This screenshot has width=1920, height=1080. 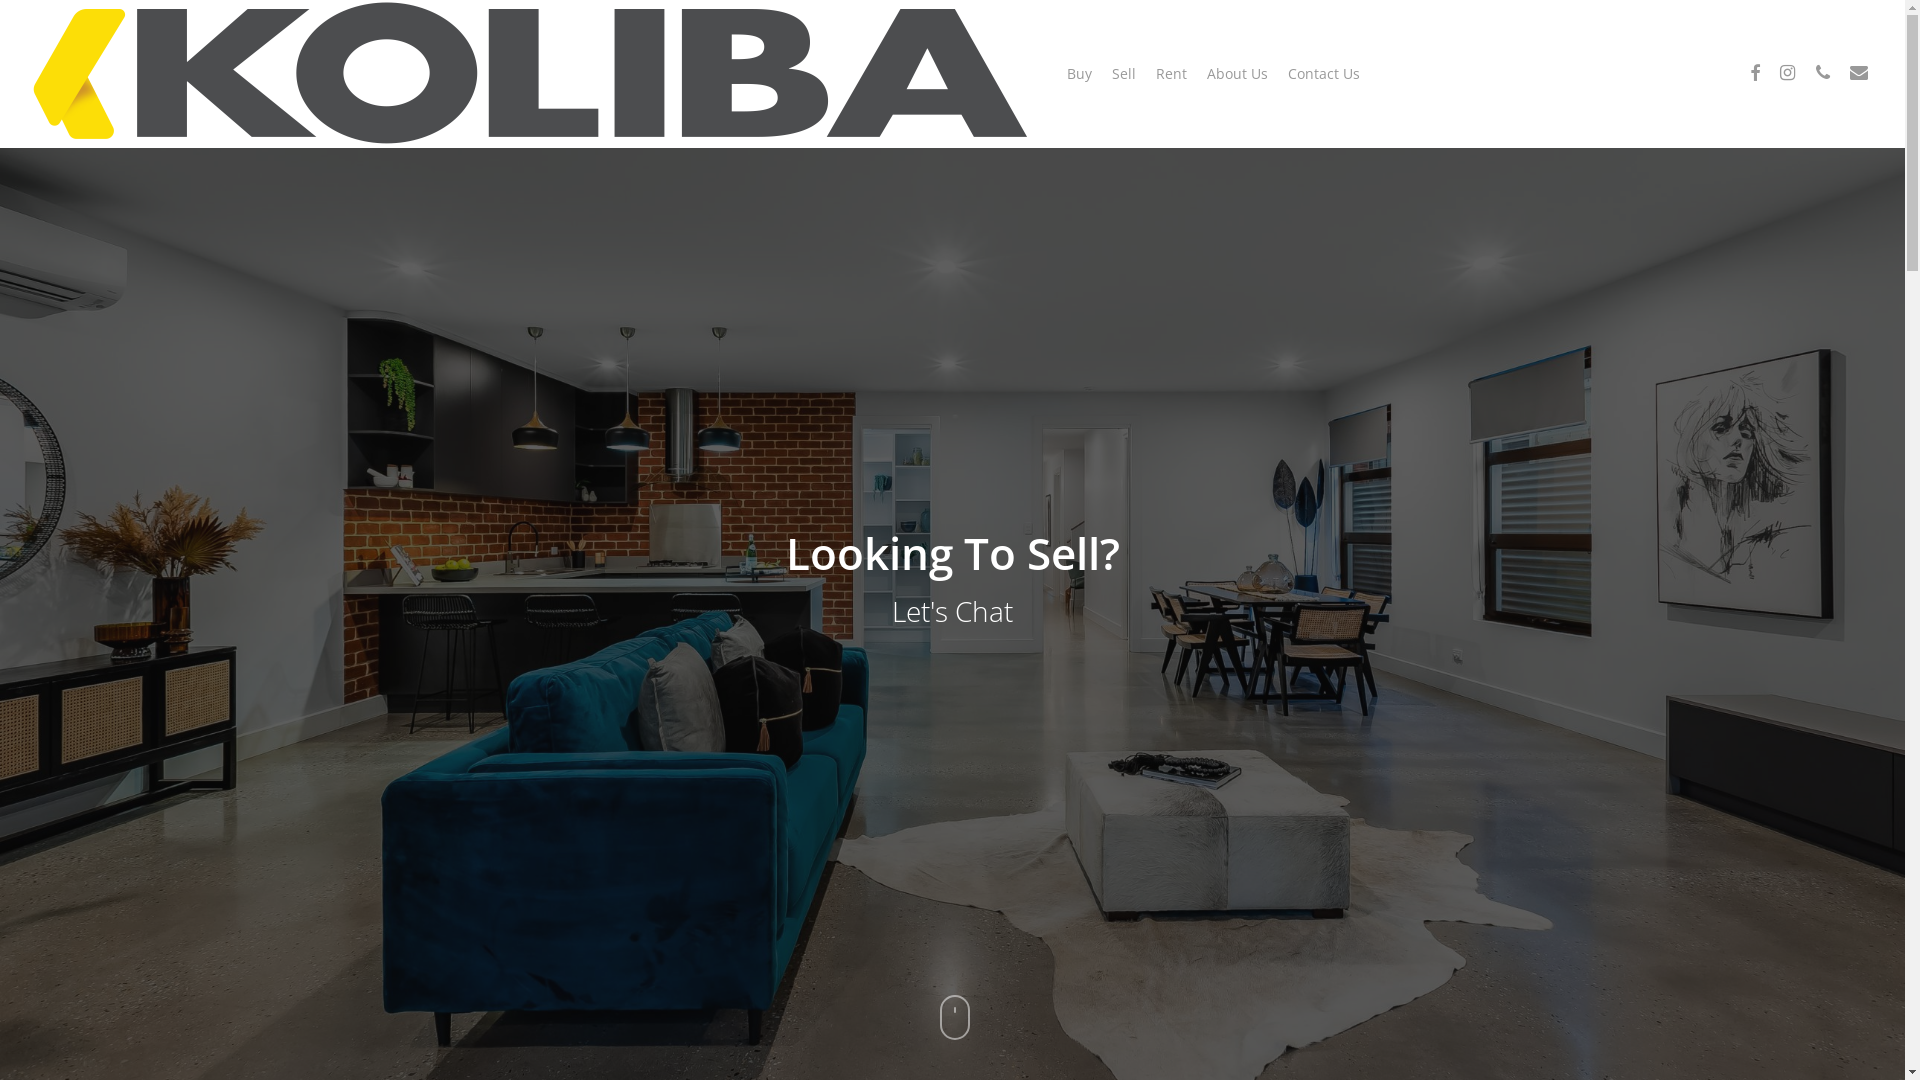 I want to click on 'Buy', so click(x=1078, y=72).